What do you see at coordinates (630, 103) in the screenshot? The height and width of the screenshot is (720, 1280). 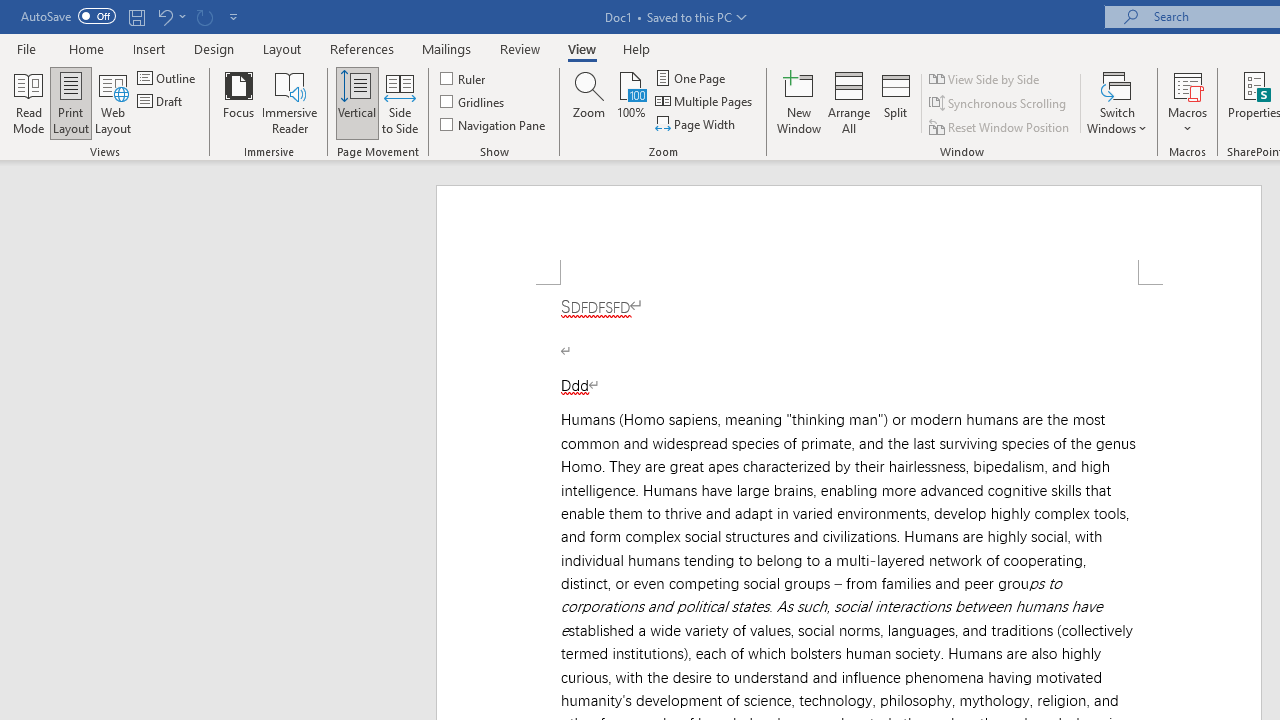 I see `'100%'` at bounding box center [630, 103].